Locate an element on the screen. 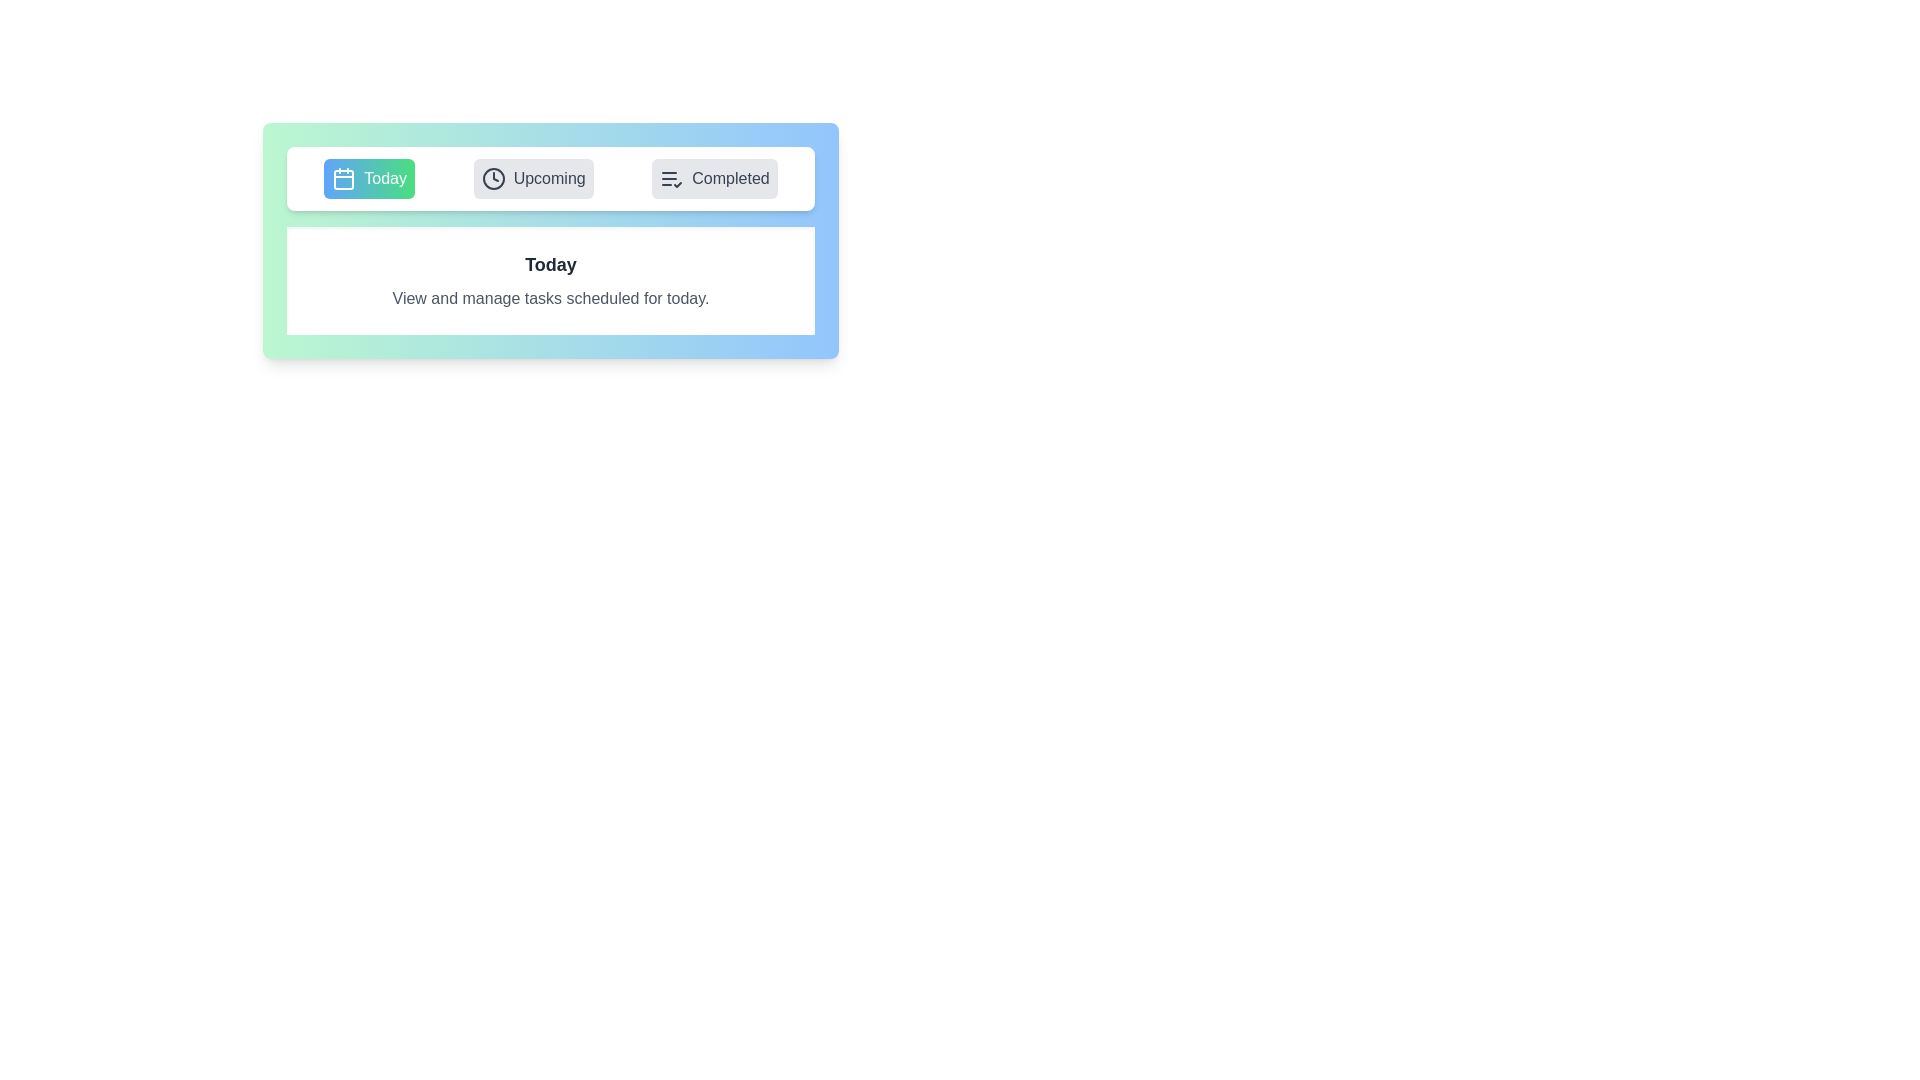  the content of the active tab displayed in the content area is located at coordinates (551, 281).